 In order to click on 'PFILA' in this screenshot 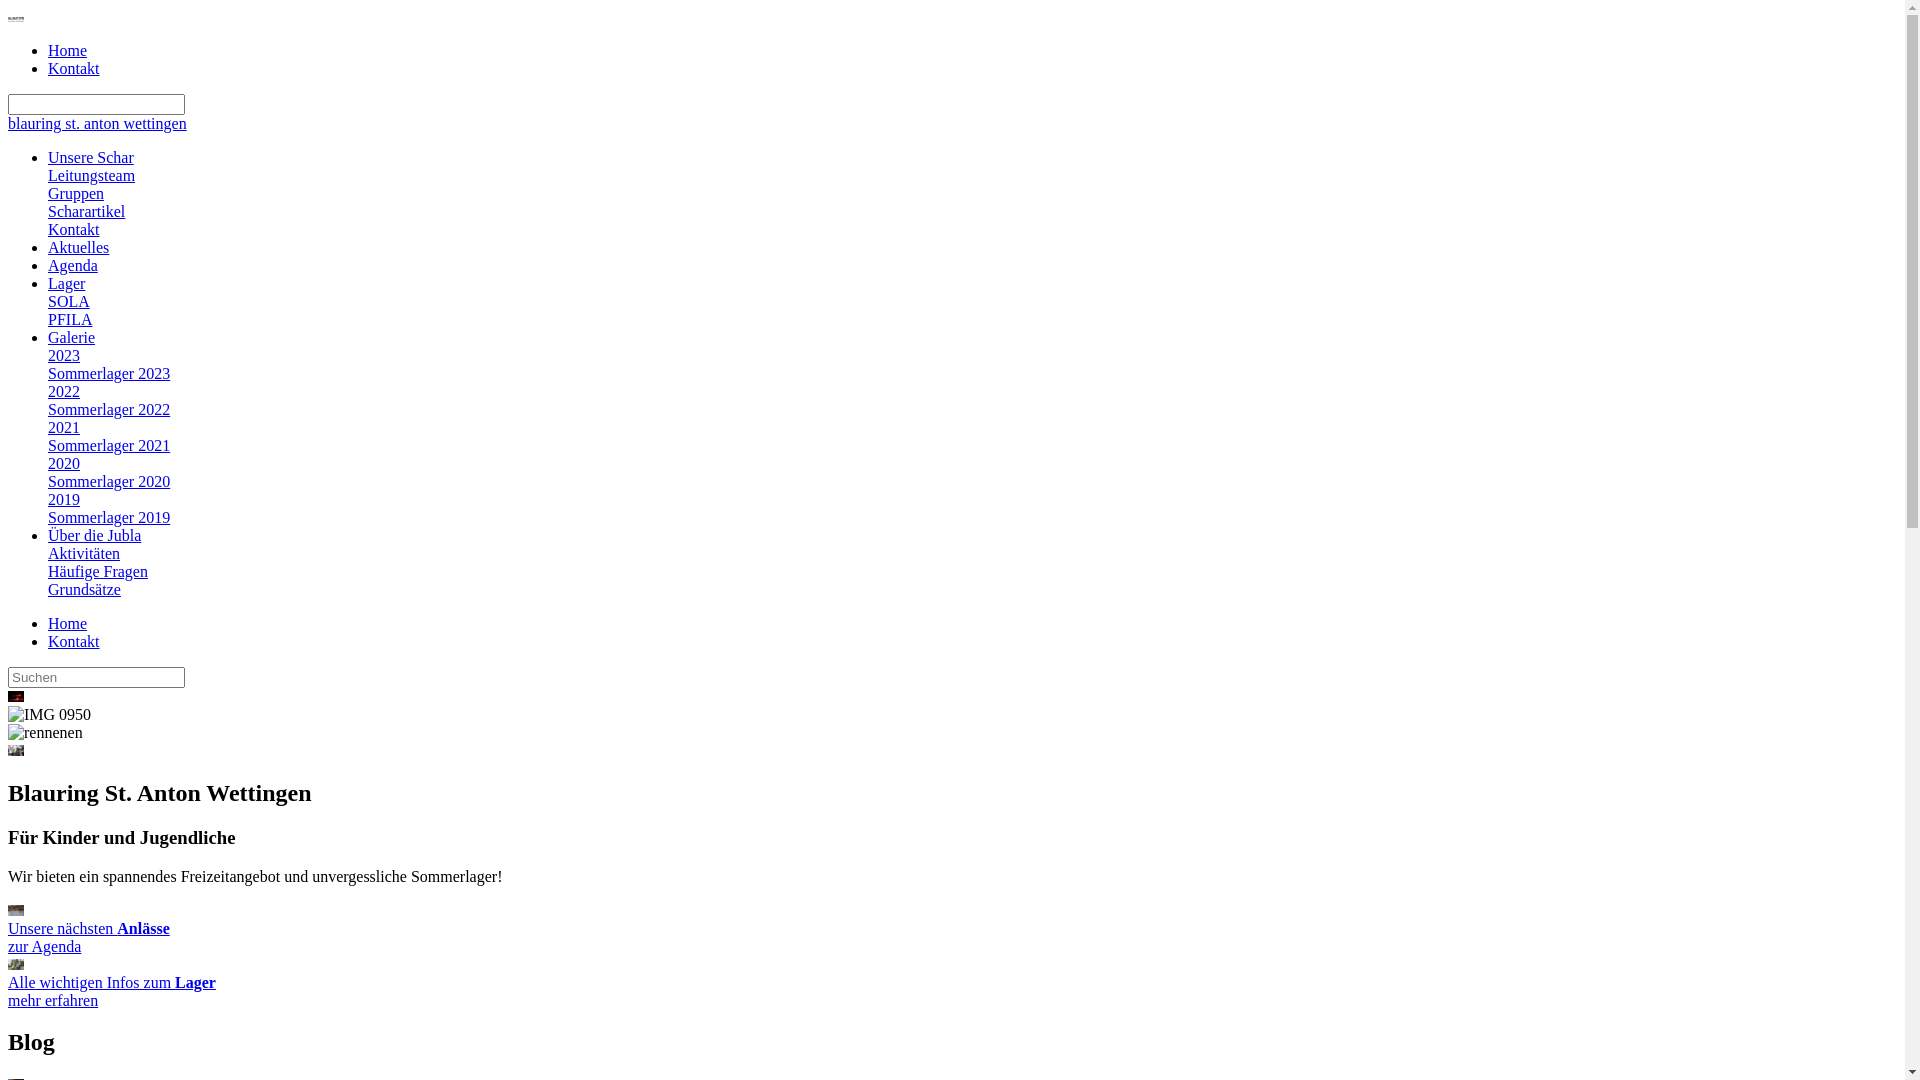, I will do `click(70, 318)`.